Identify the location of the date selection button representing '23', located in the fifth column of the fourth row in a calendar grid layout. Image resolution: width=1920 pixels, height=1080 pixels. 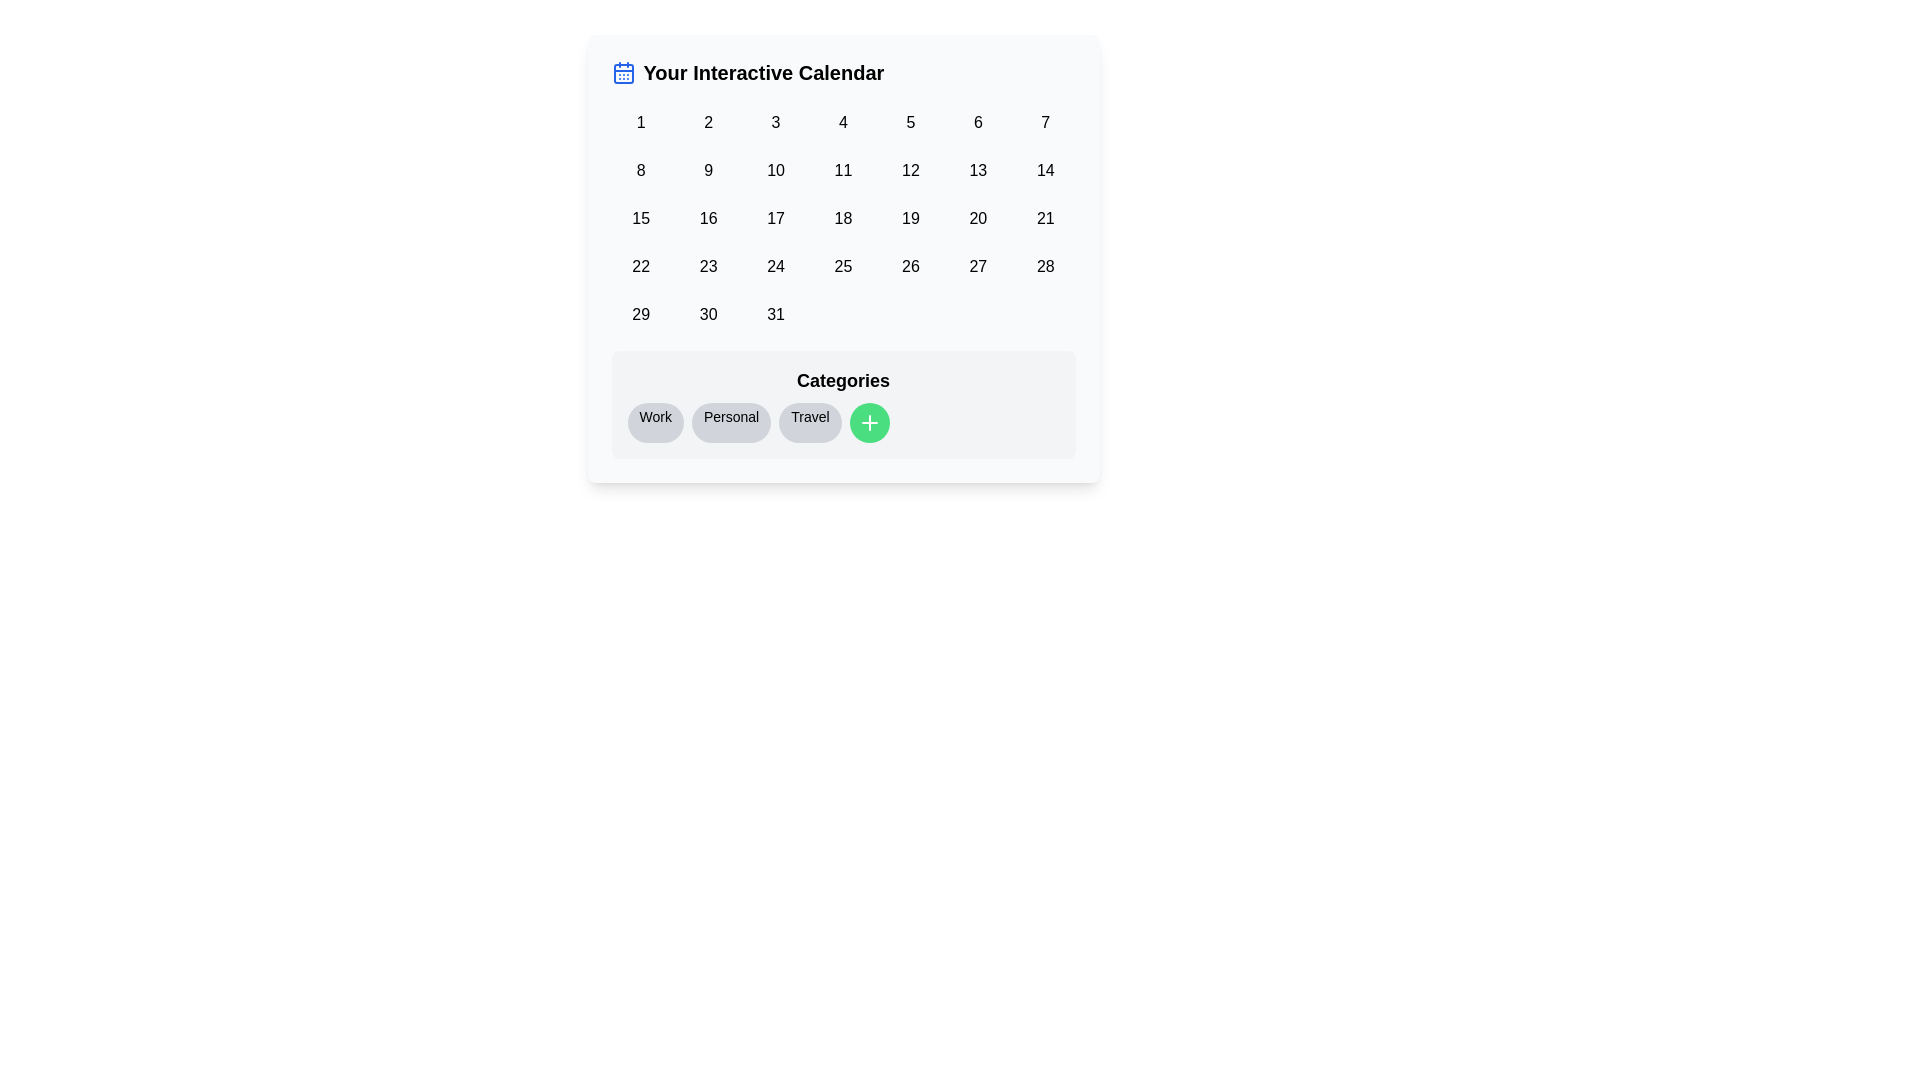
(708, 265).